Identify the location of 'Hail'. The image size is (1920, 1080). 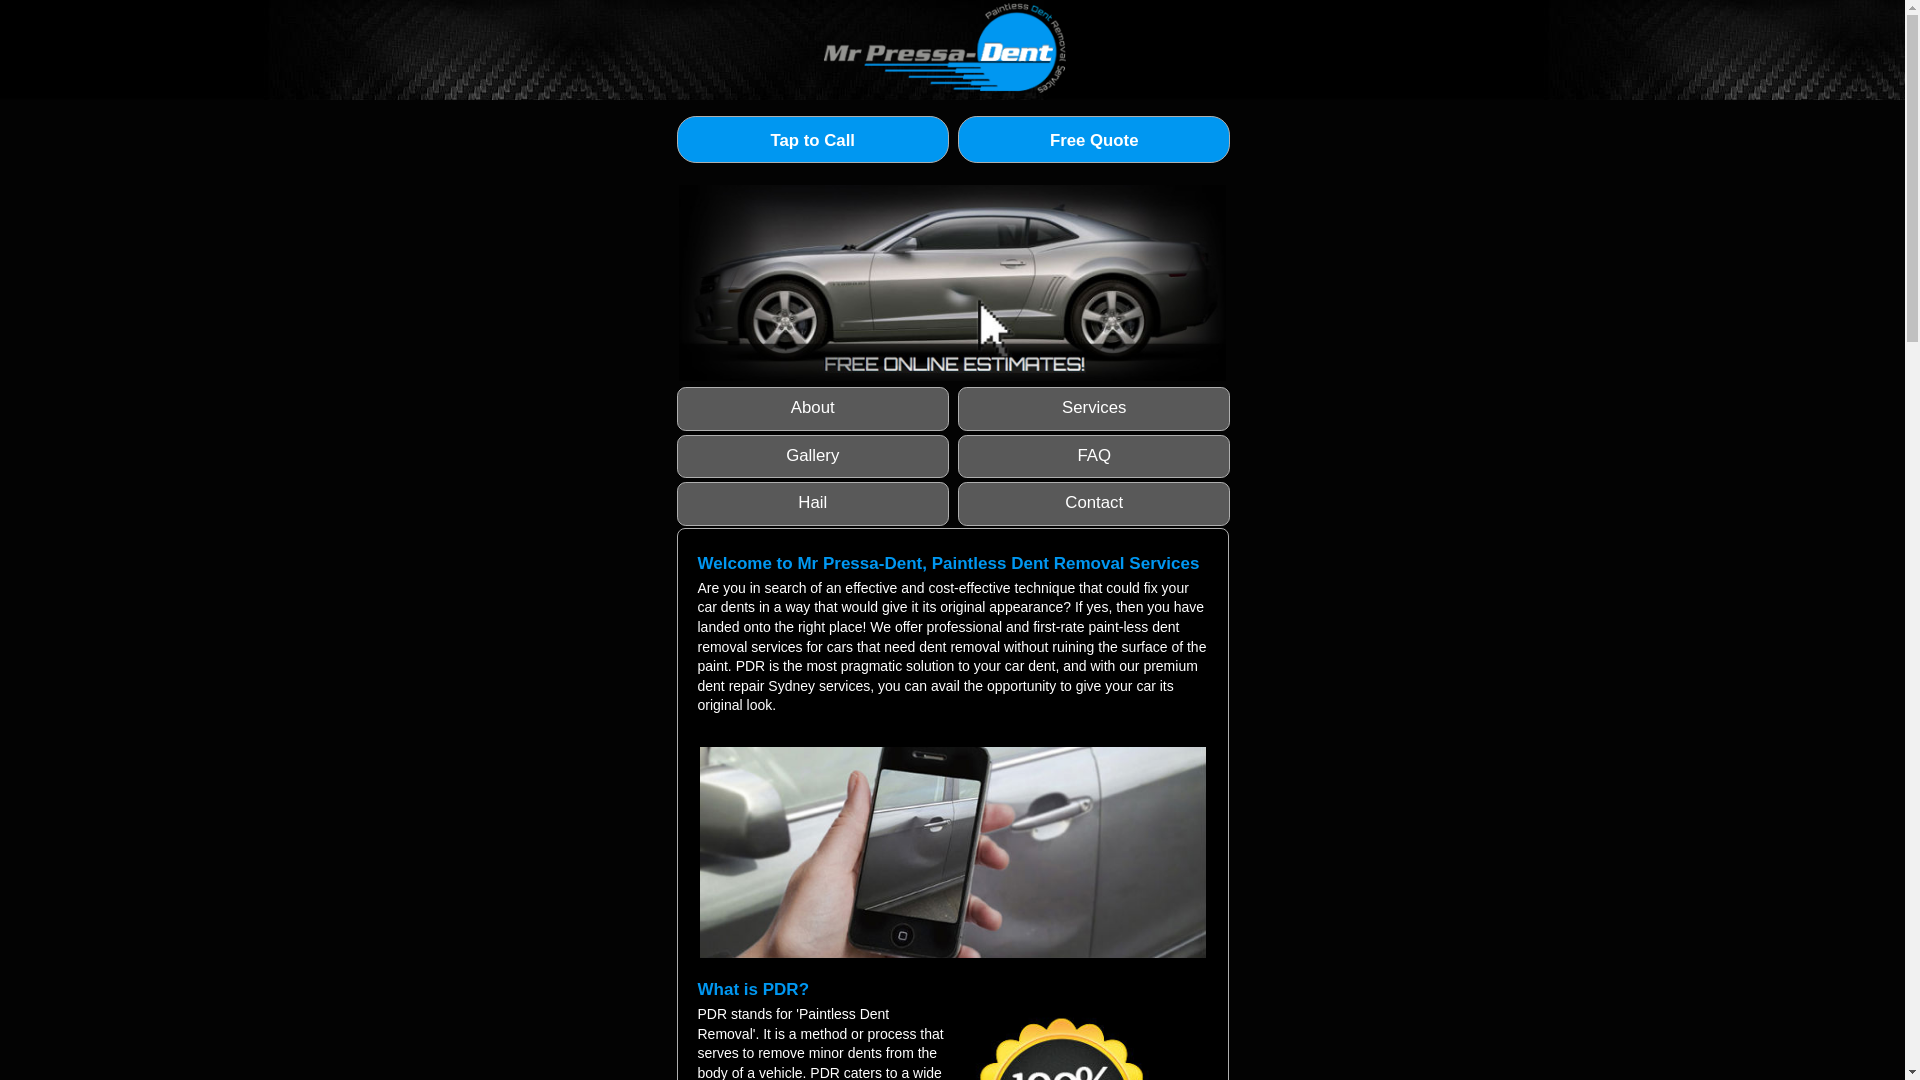
(811, 502).